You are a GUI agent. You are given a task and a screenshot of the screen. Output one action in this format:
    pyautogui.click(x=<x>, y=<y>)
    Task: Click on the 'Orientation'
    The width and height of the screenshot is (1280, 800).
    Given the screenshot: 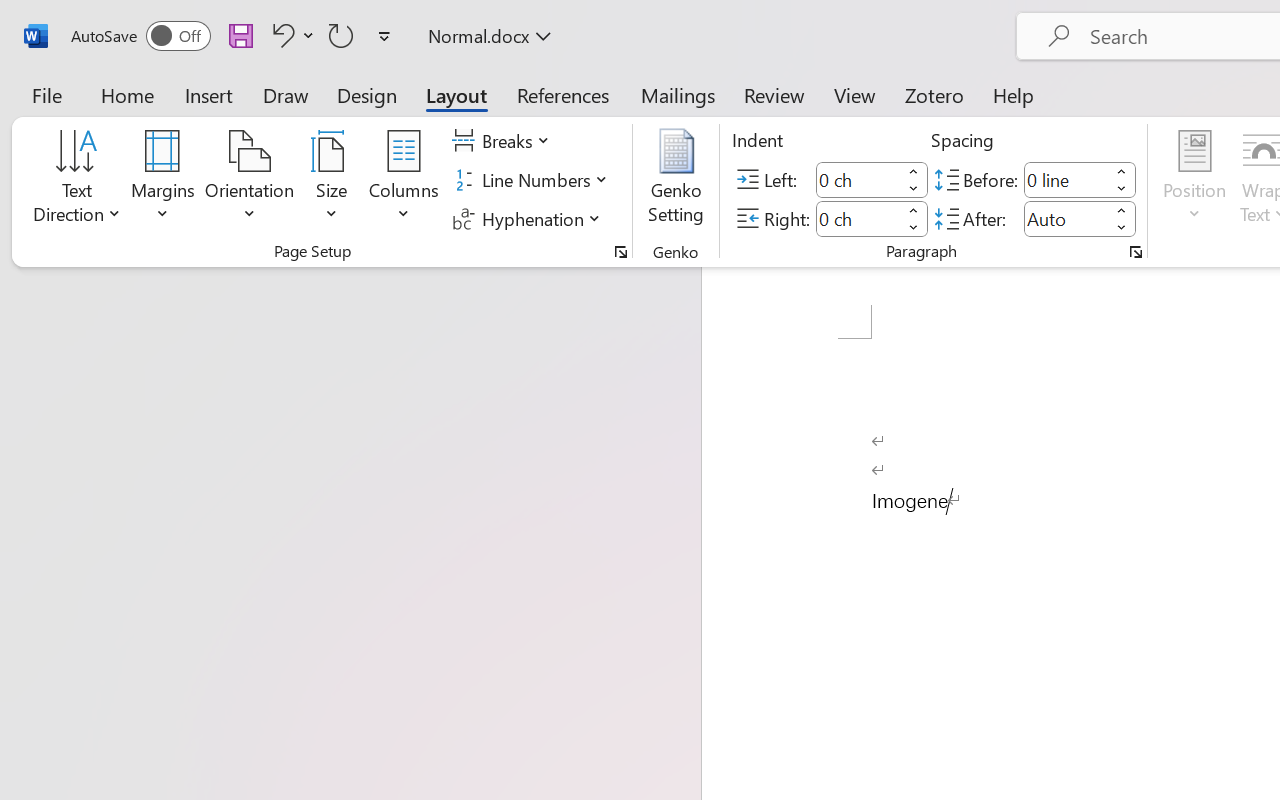 What is the action you would take?
    pyautogui.click(x=249, y=179)
    